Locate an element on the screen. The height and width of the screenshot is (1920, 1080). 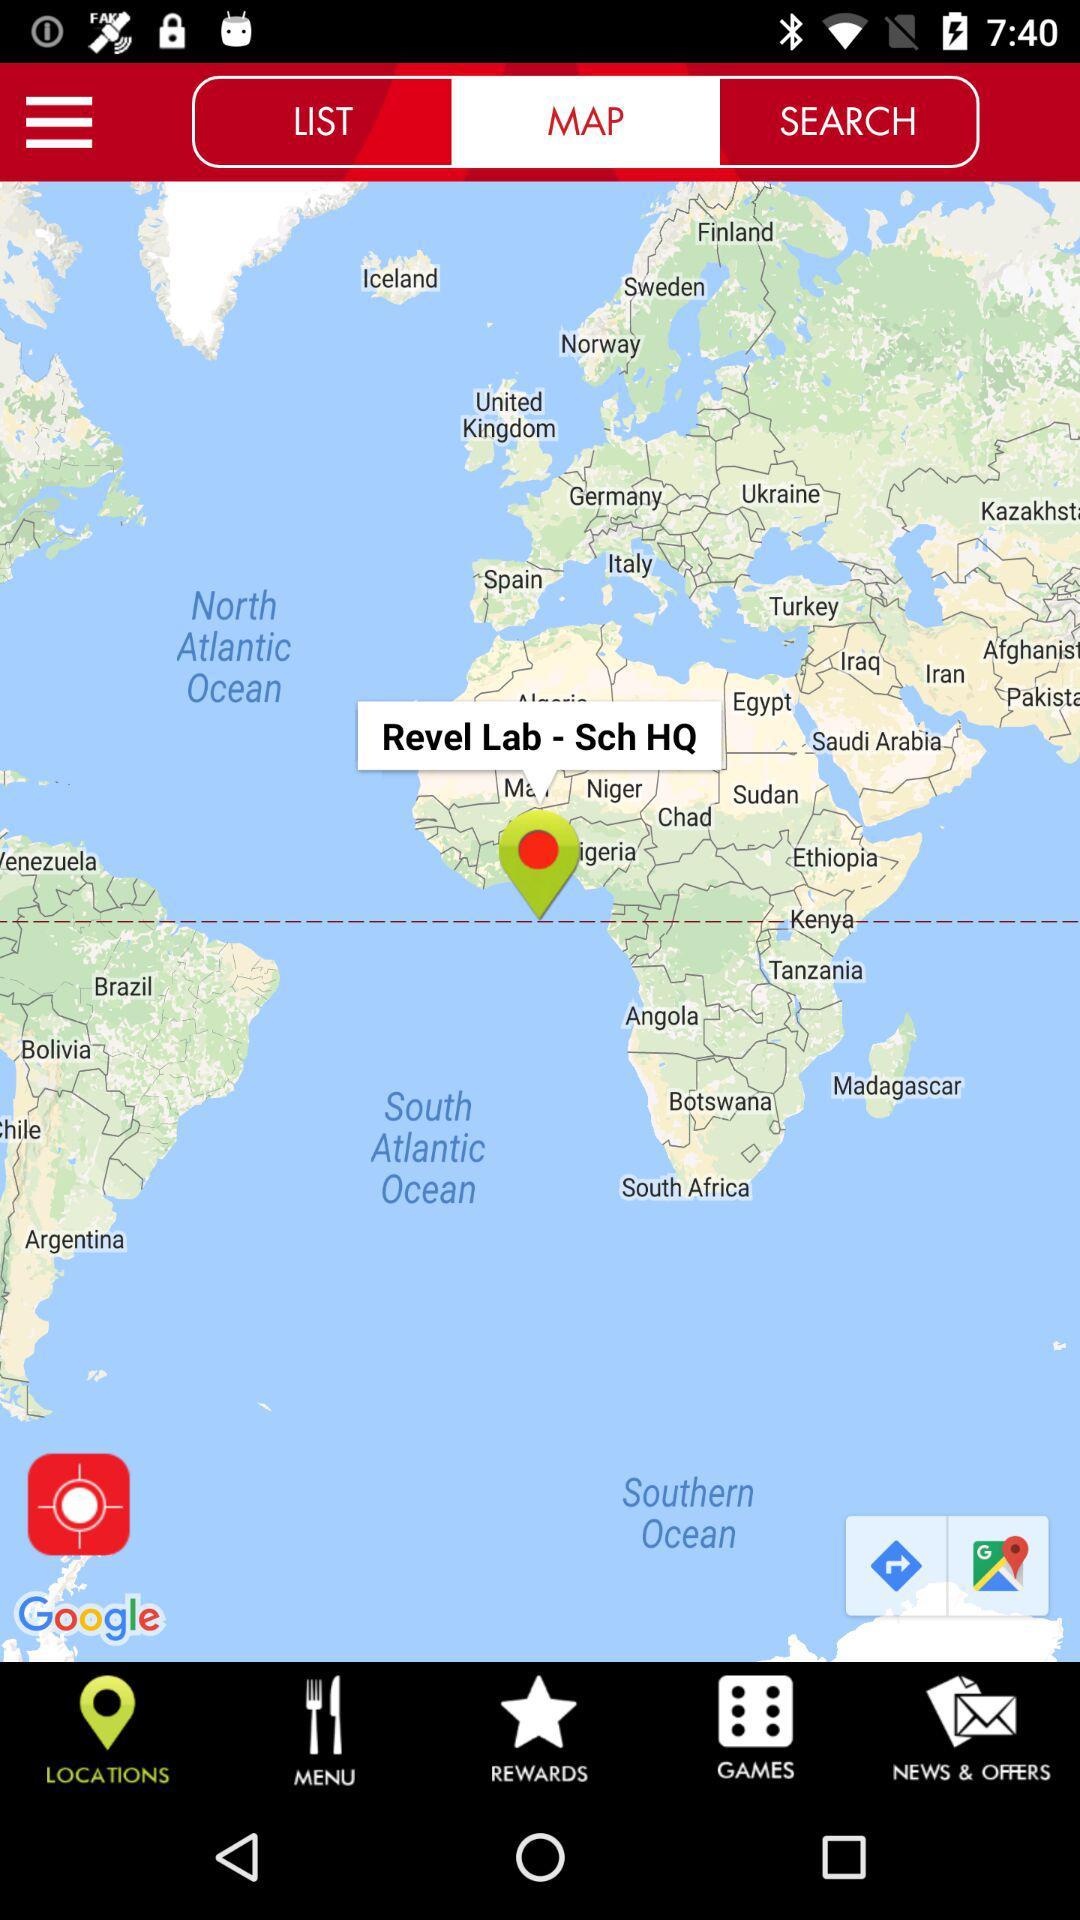
menu button is located at coordinates (58, 121).